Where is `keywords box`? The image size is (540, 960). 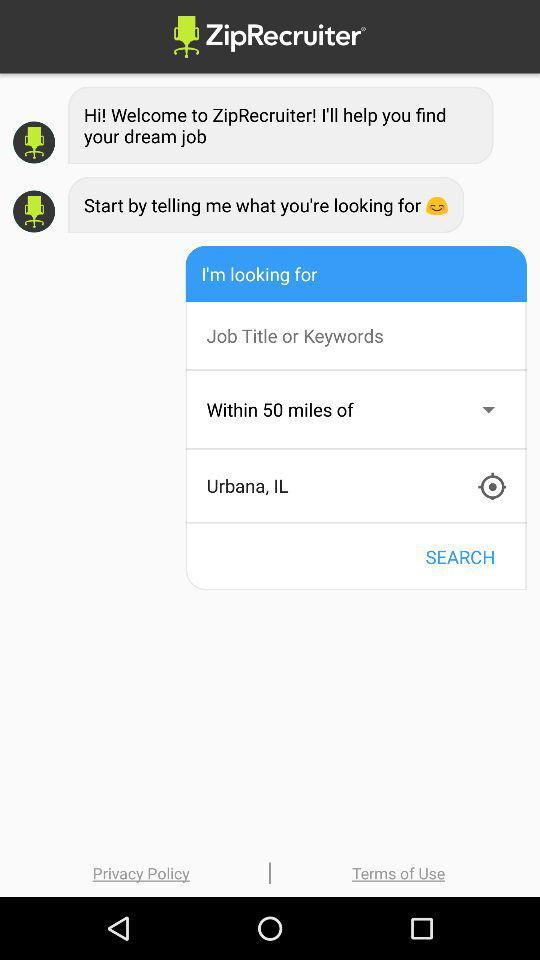
keywords box is located at coordinates (365, 335).